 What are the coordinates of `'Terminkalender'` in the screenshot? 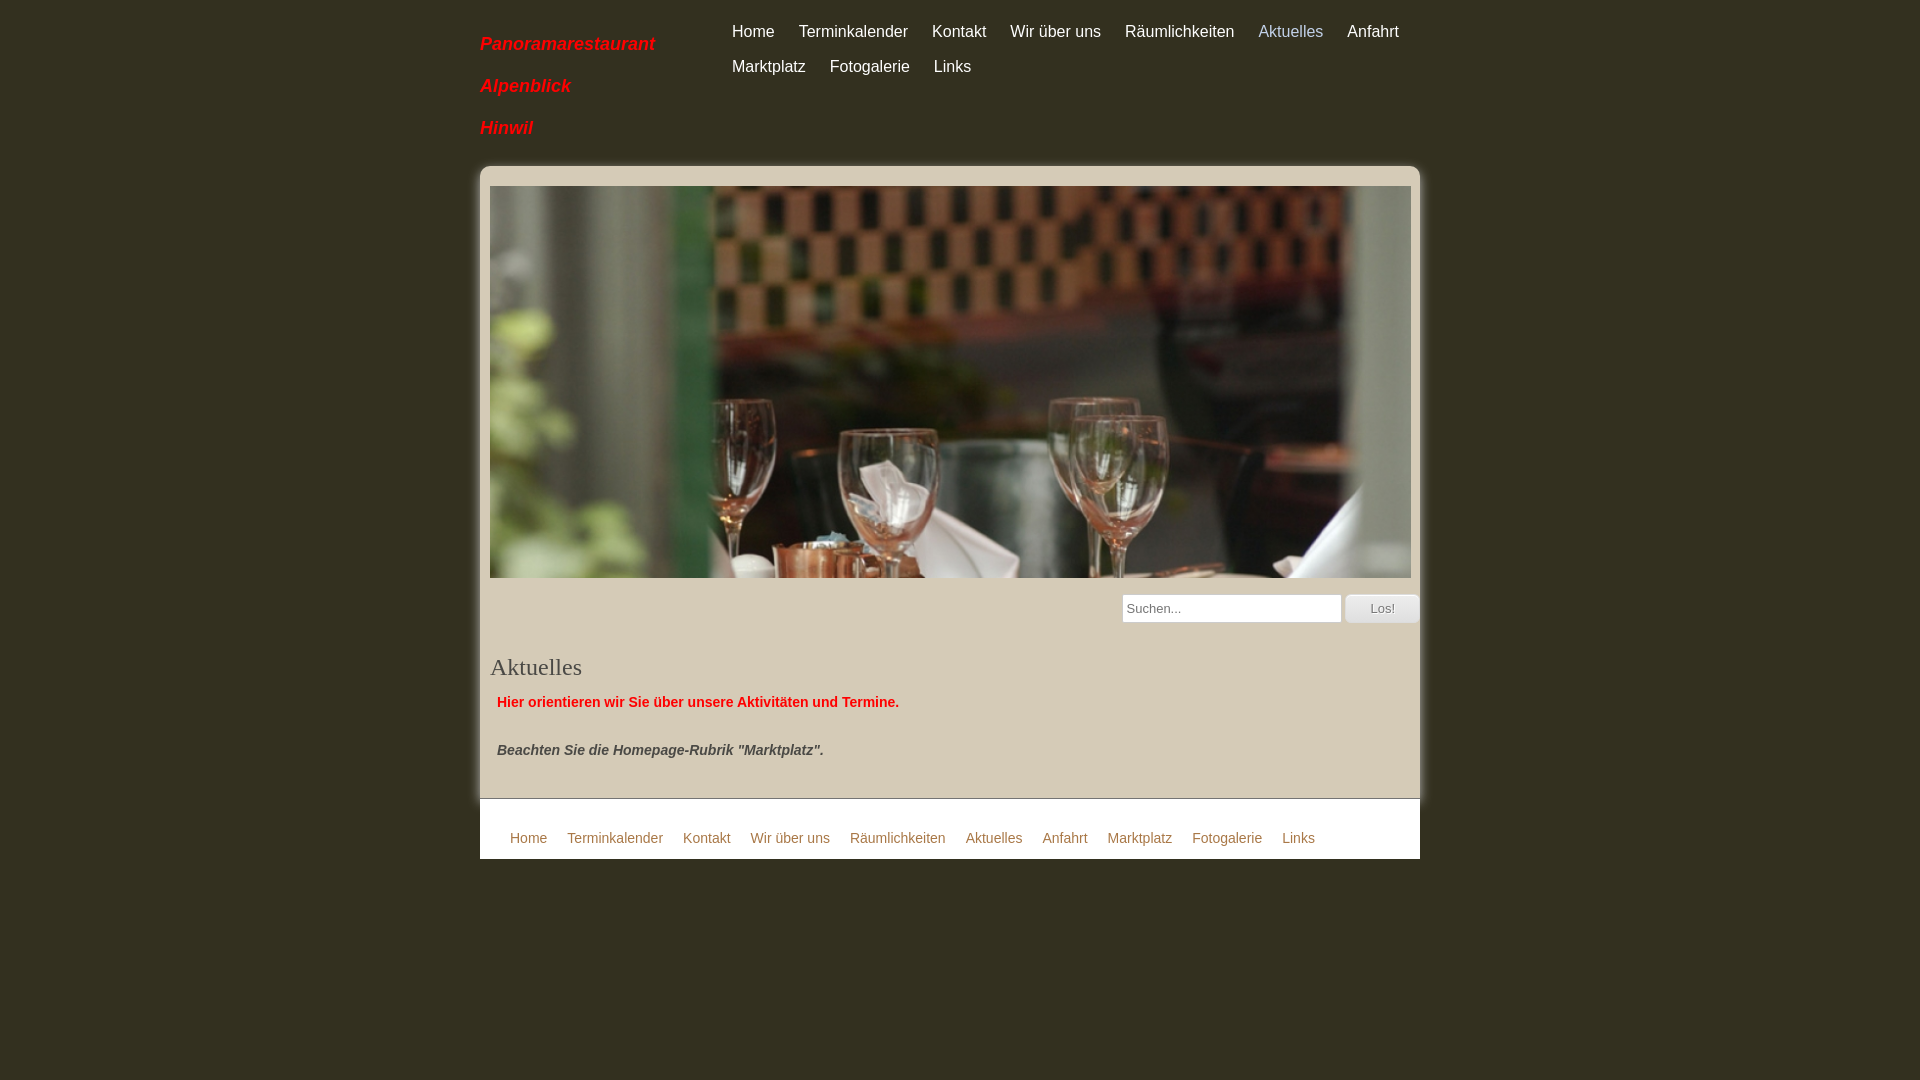 It's located at (853, 31).